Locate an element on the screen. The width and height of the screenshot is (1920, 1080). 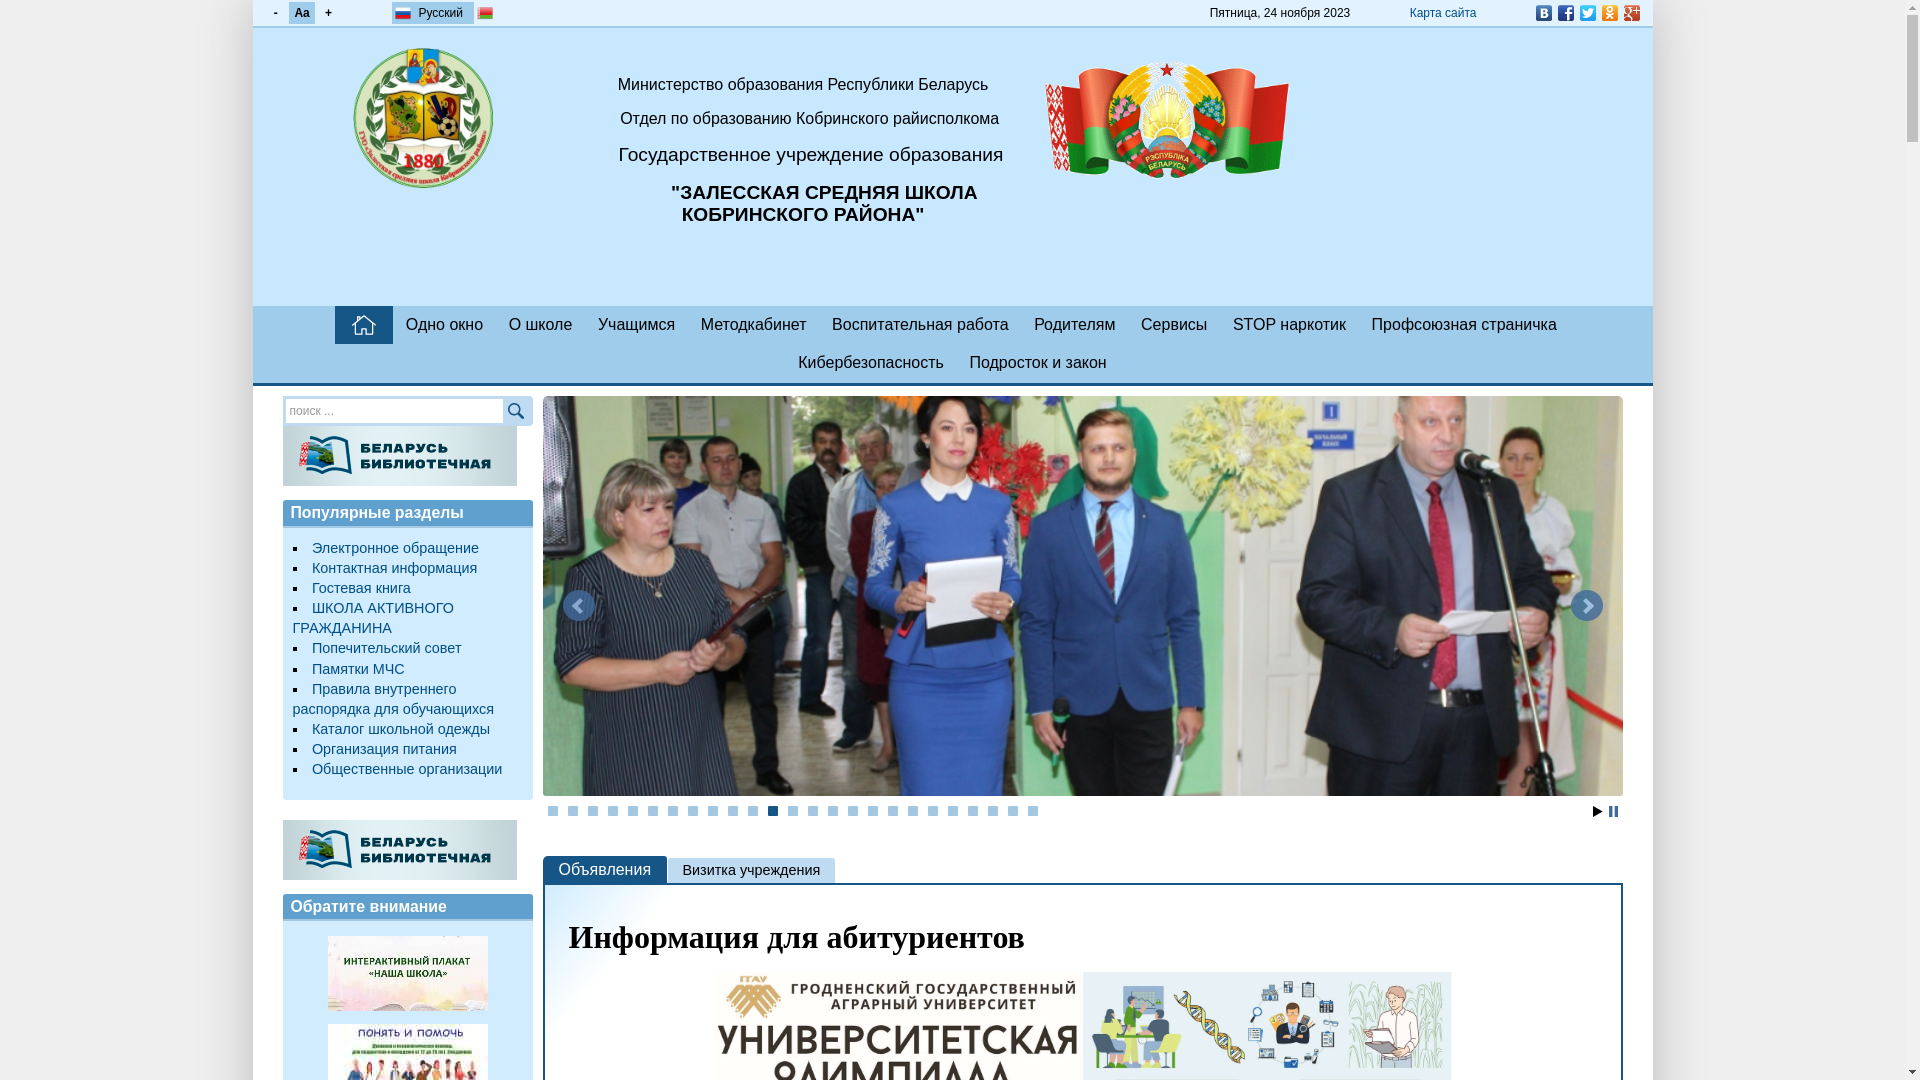
'Next' is located at coordinates (1584, 604).